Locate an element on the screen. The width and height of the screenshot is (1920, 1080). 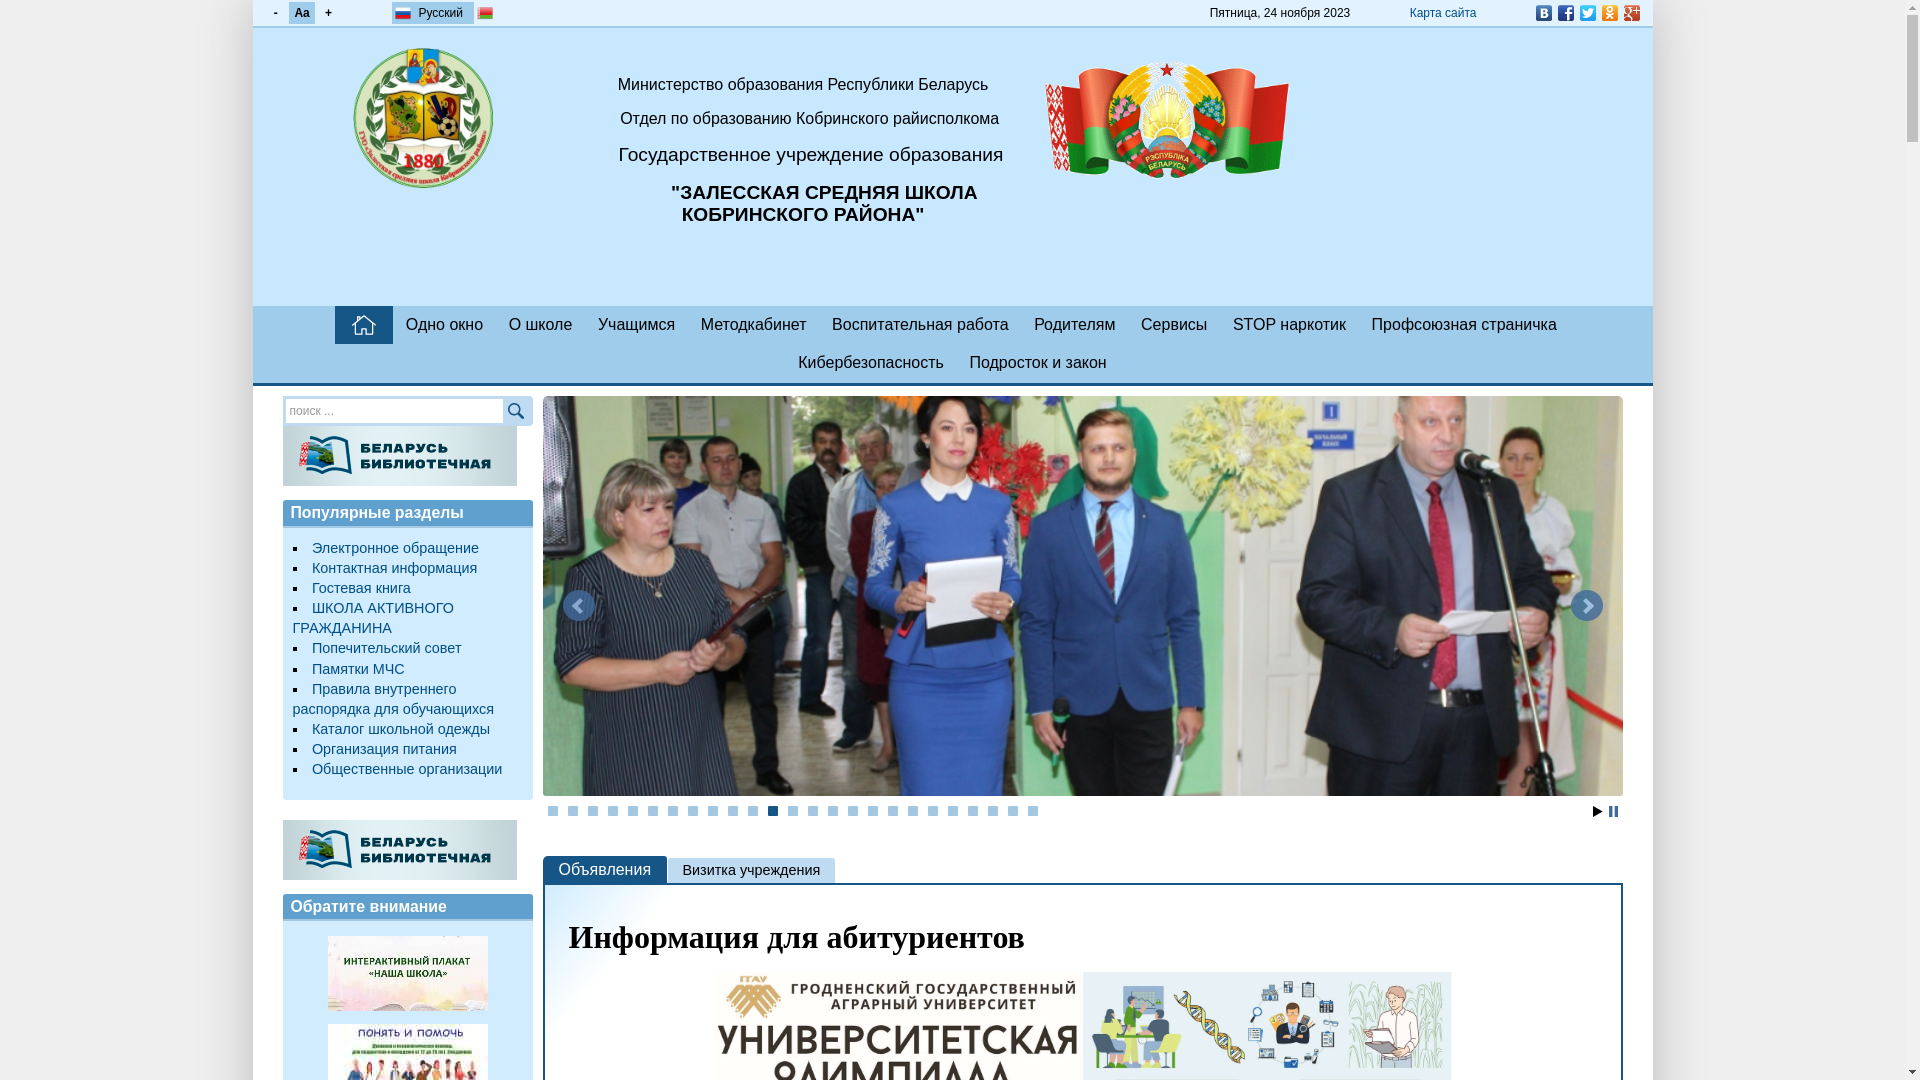
'Next' is located at coordinates (1584, 604).